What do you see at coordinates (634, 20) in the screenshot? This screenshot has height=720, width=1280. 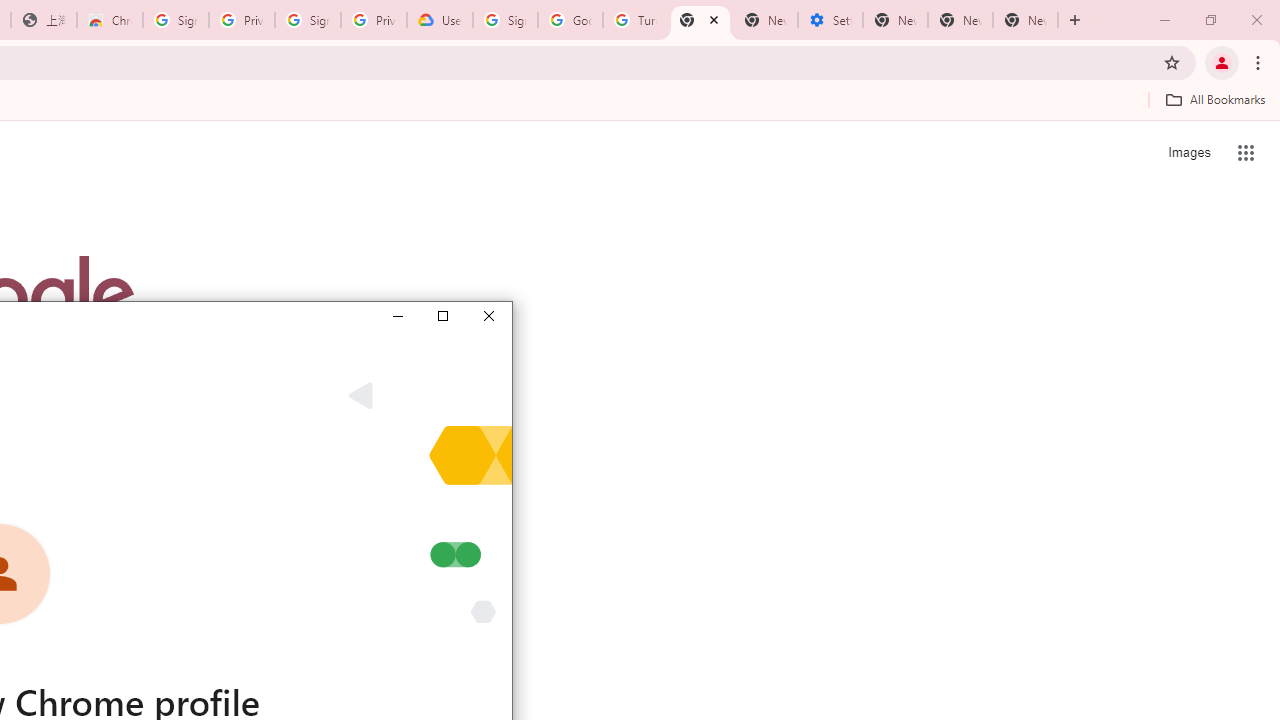 I see `'Turn cookies on or off - Computer - Google Account Help'` at bounding box center [634, 20].